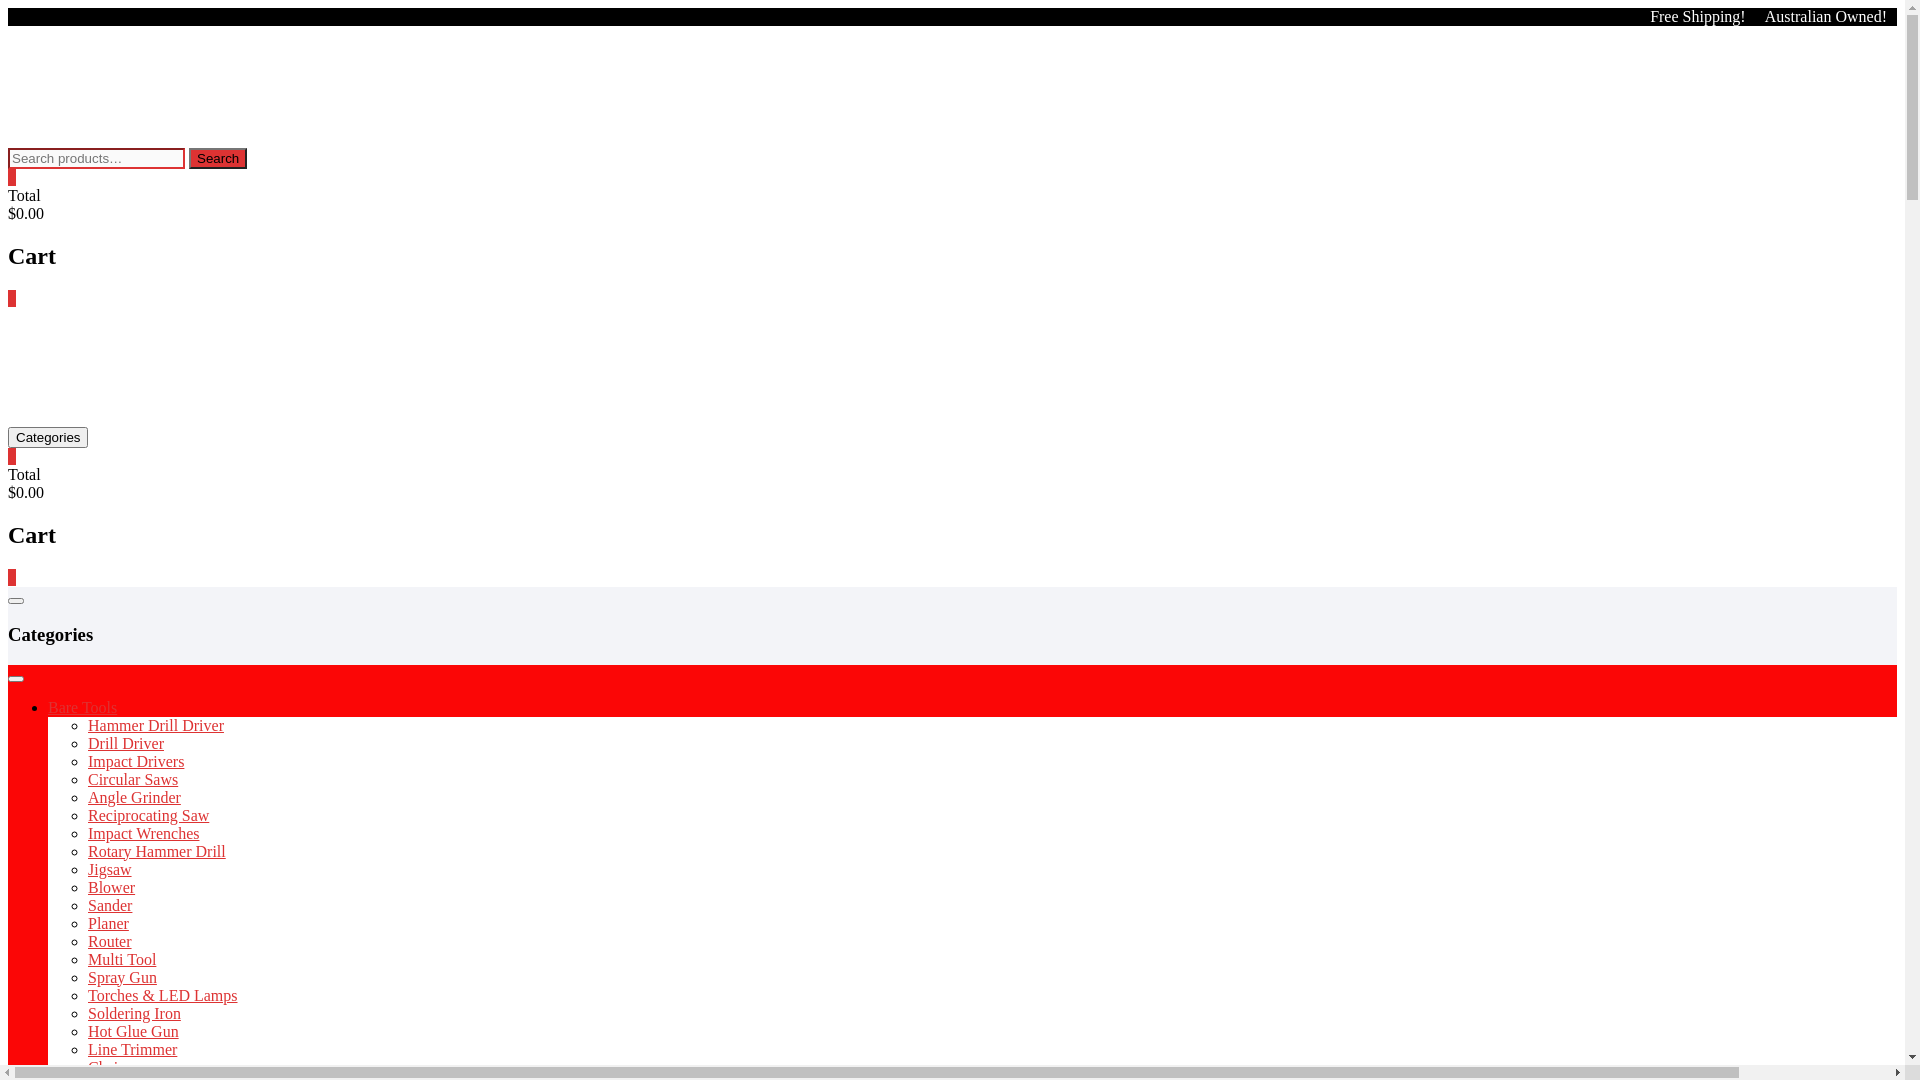 This screenshot has width=1920, height=1080. Describe the element at coordinates (86, 958) in the screenshot. I see `'Multi Tool'` at that location.